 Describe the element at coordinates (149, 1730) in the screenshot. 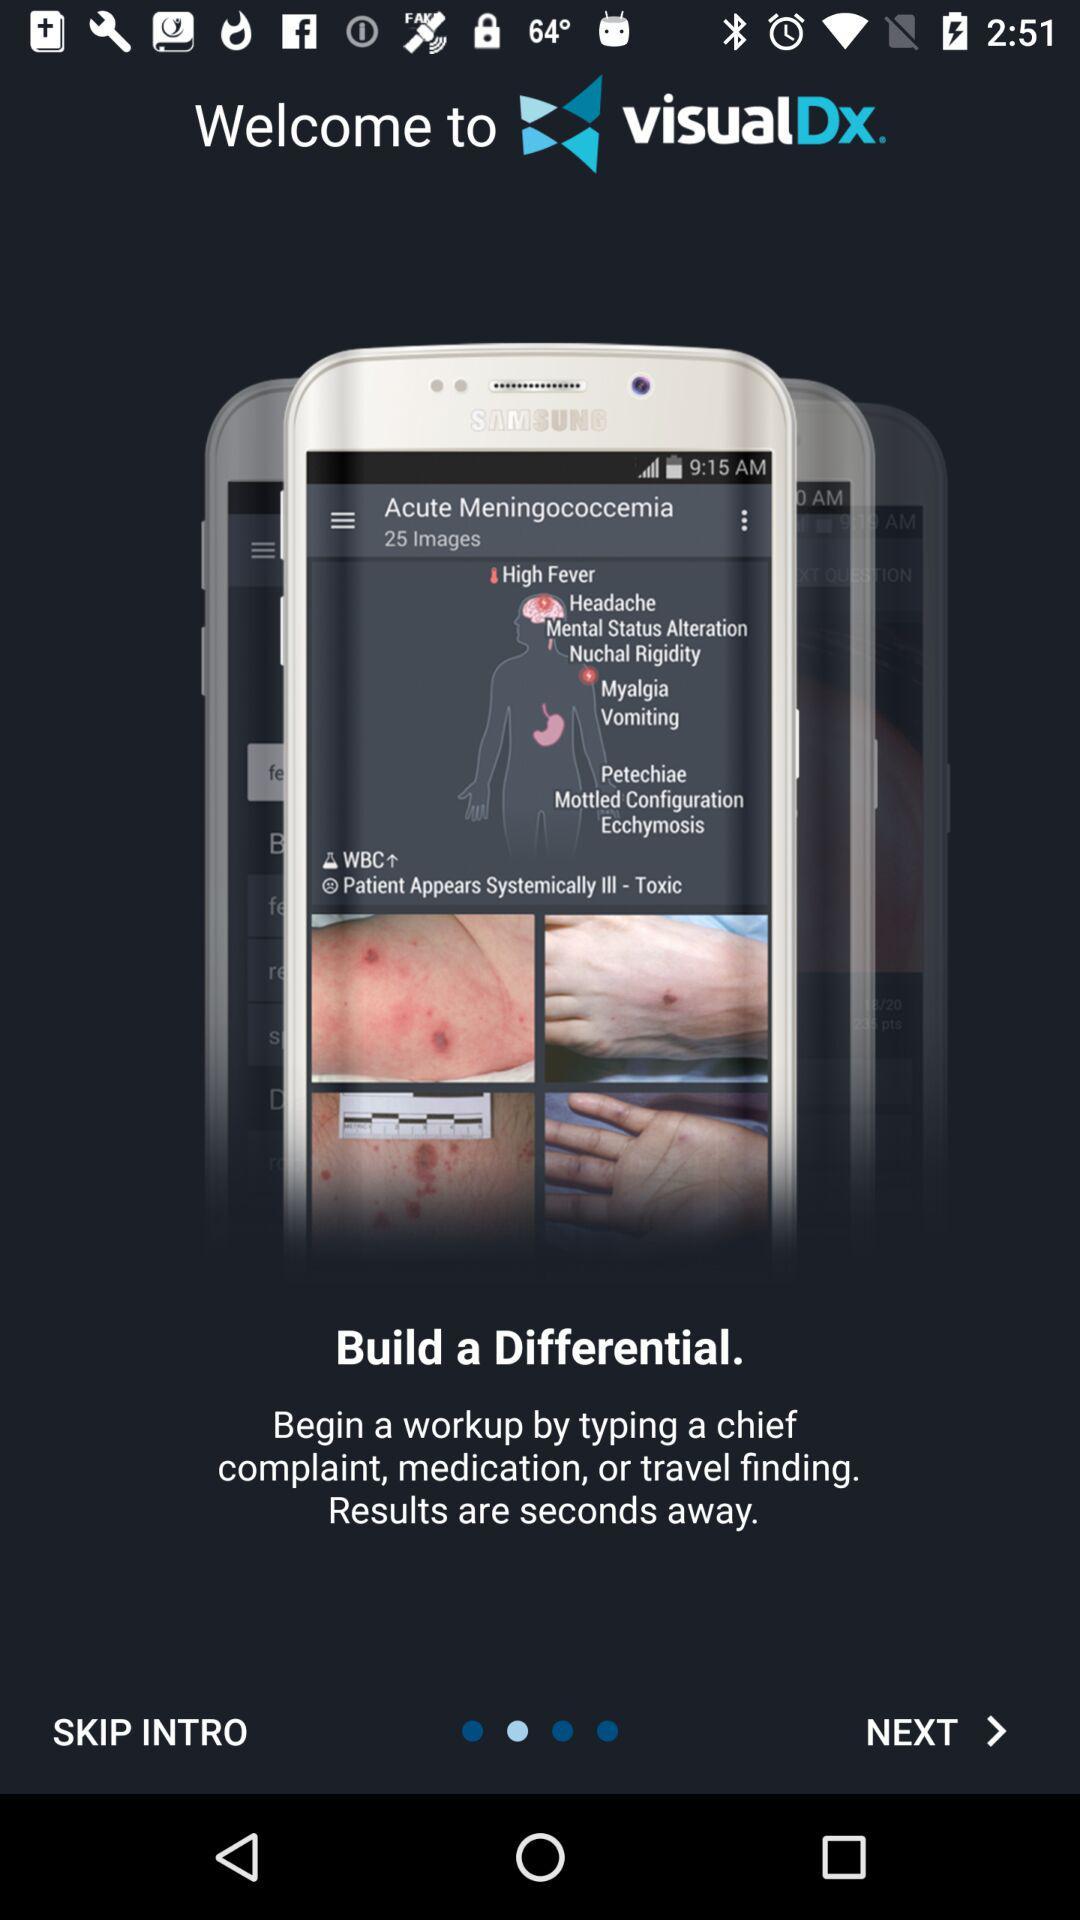

I see `the icon at the bottom left corner` at that location.